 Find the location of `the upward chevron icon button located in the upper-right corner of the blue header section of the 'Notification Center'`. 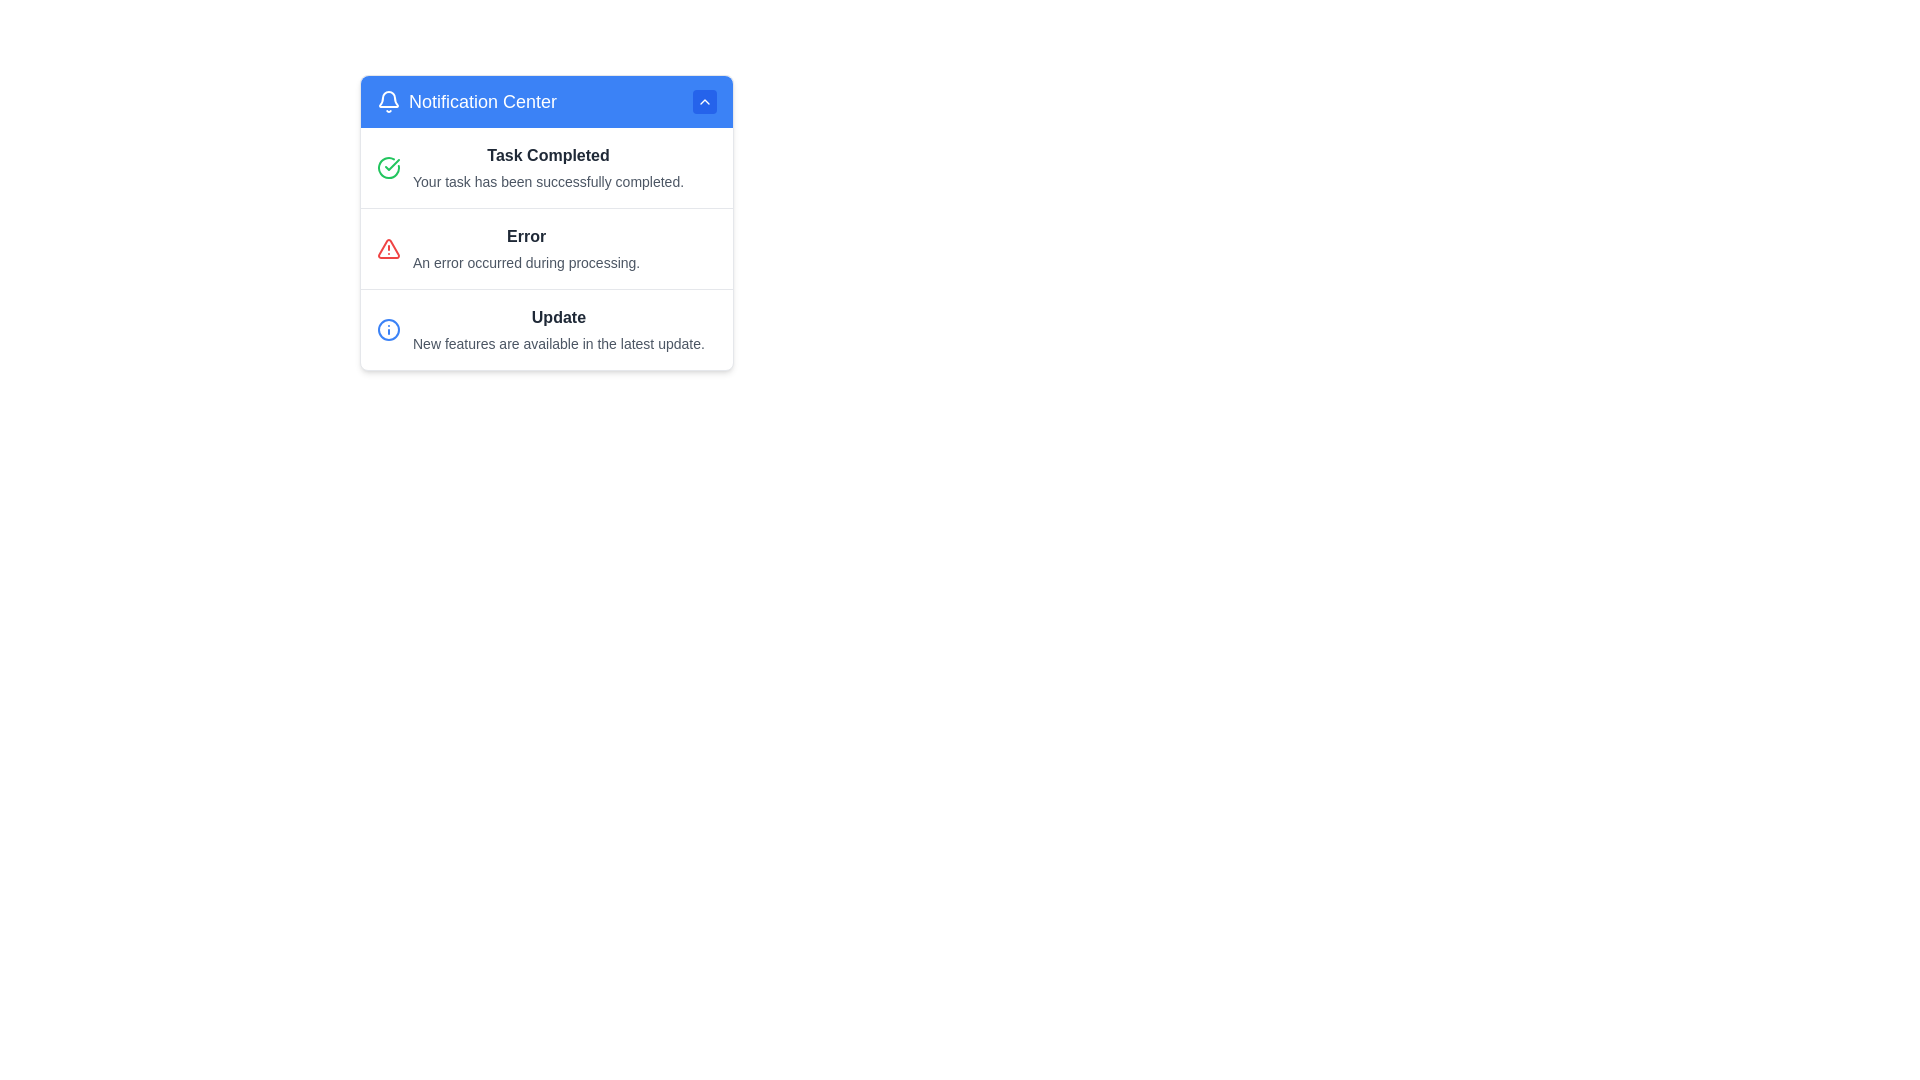

the upward chevron icon button located in the upper-right corner of the blue header section of the 'Notification Center' is located at coordinates (705, 101).